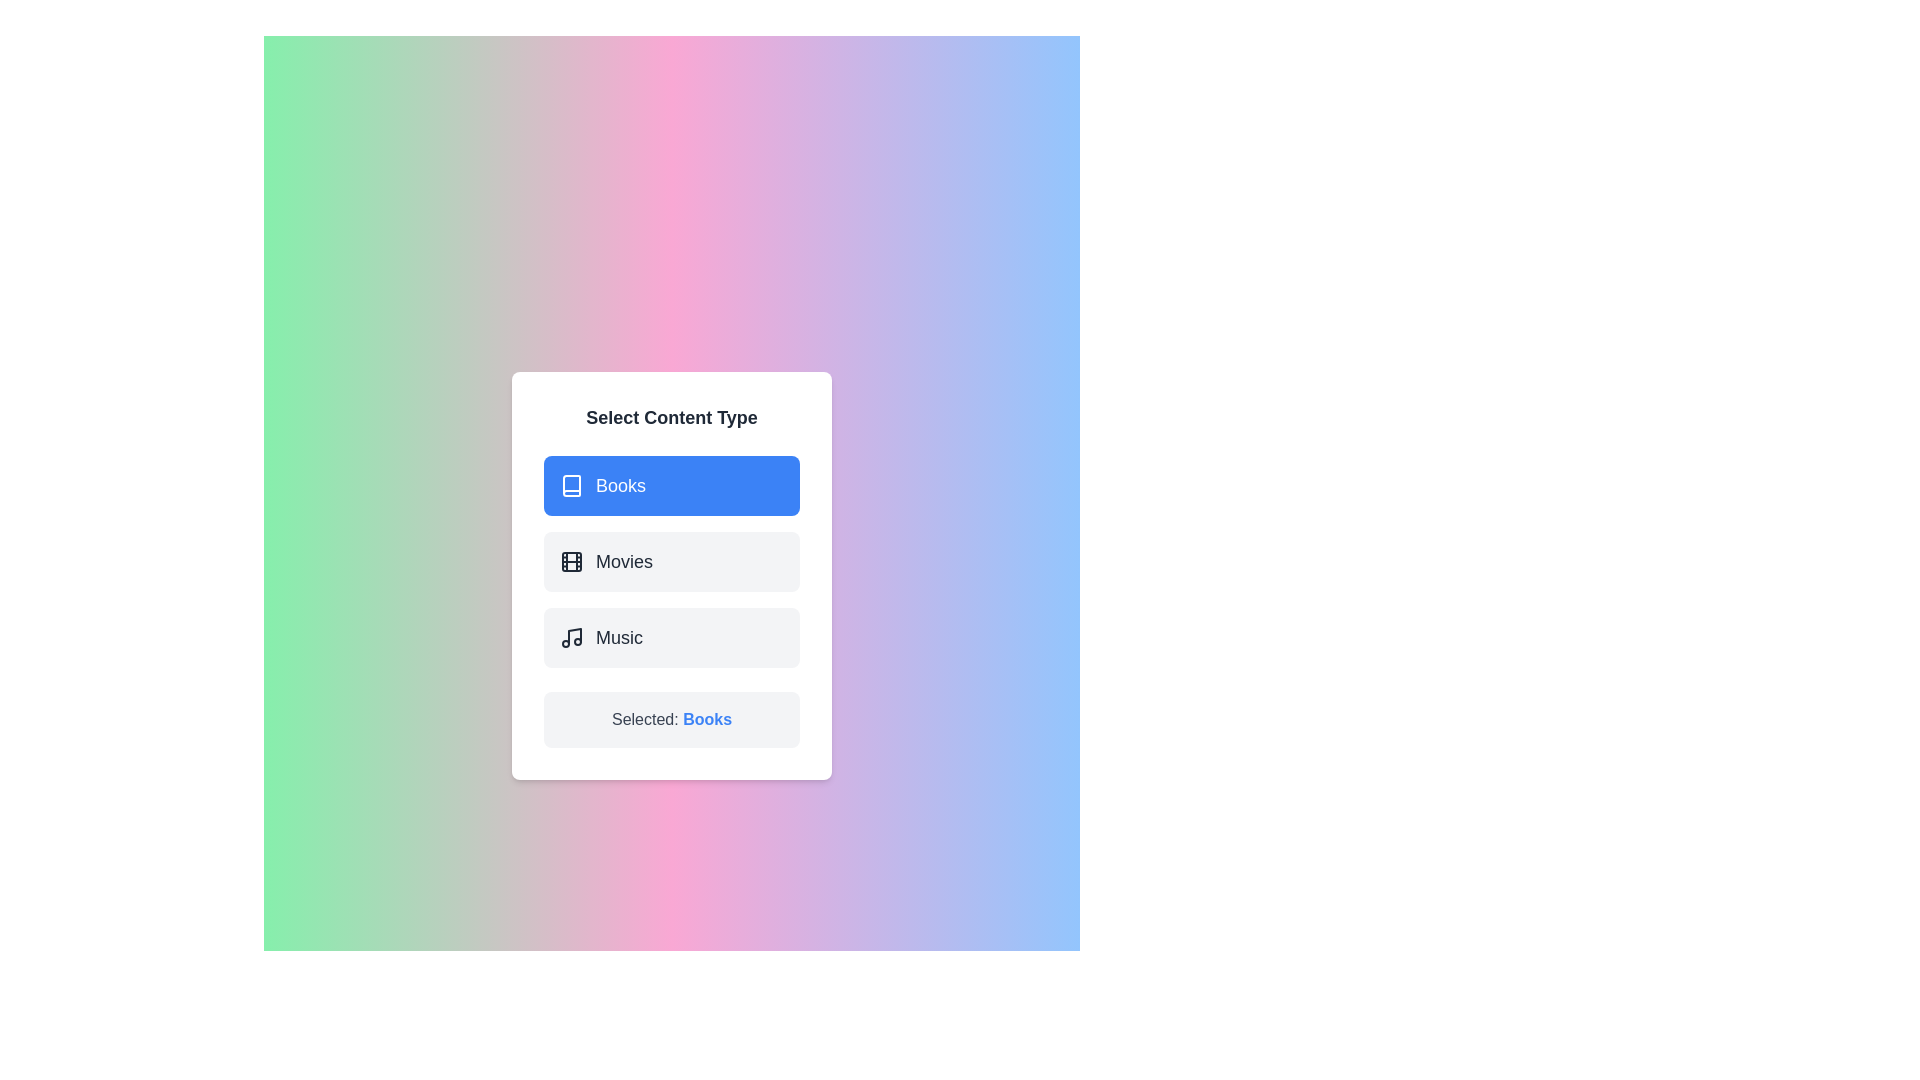  Describe the element at coordinates (623, 562) in the screenshot. I see `the text label reading 'Movies' which is displayed in gray next to a film-related icon in a selection card` at that location.